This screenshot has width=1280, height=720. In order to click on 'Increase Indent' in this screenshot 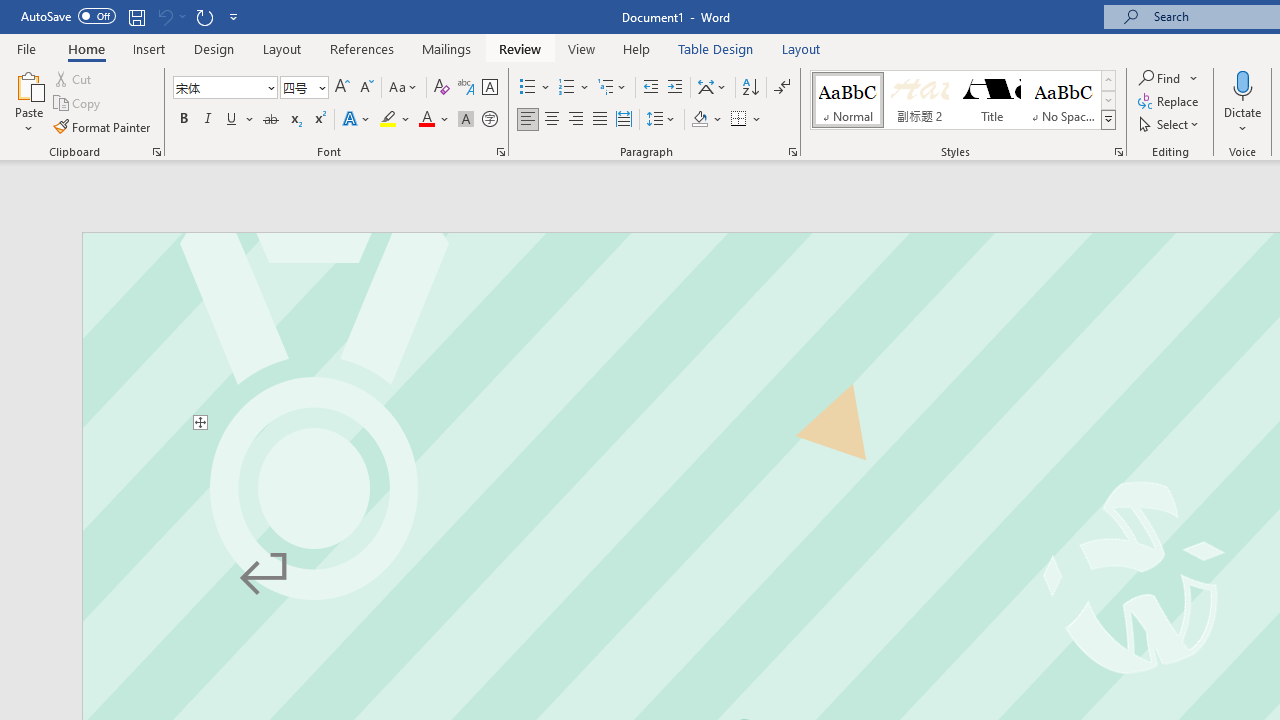, I will do `click(675, 86)`.